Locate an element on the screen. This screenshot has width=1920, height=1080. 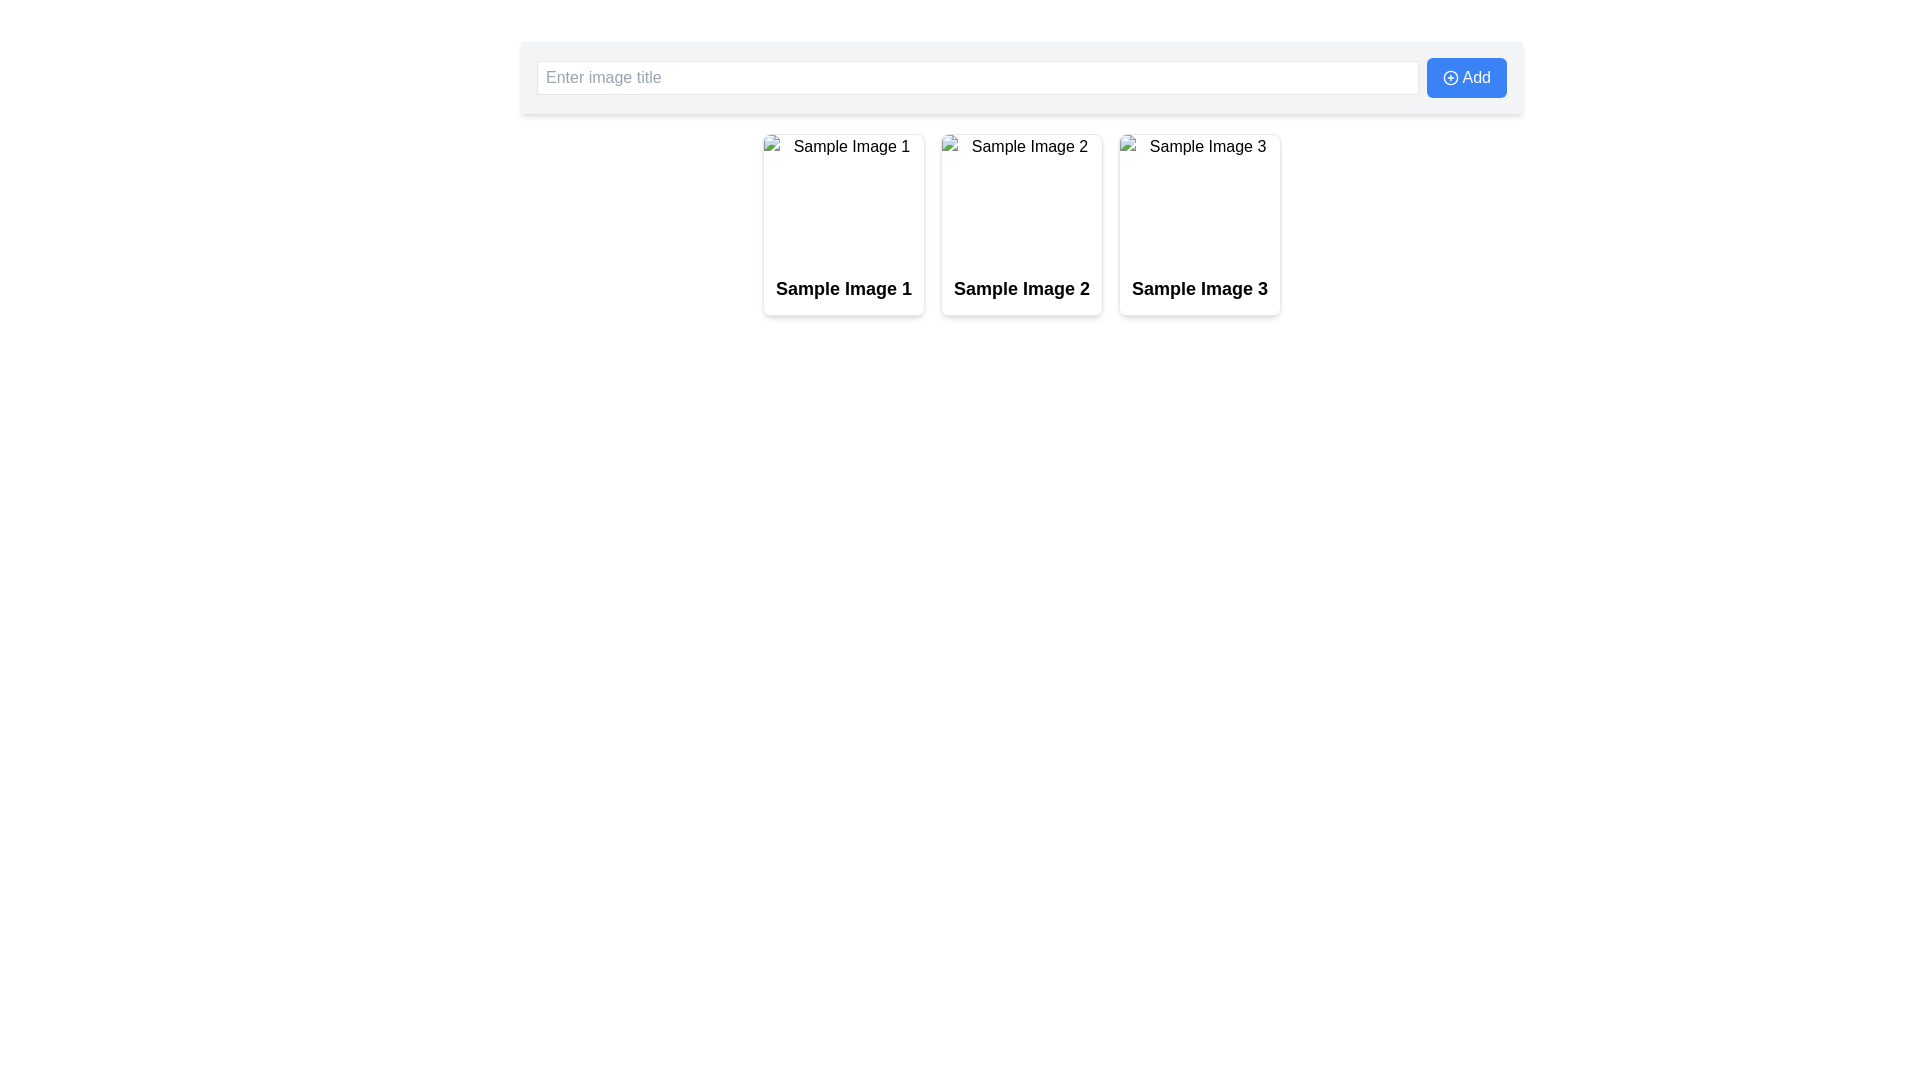
the text label with bold, black text reading 'Sample Image 2' located at the lower section of a card is located at coordinates (1022, 289).